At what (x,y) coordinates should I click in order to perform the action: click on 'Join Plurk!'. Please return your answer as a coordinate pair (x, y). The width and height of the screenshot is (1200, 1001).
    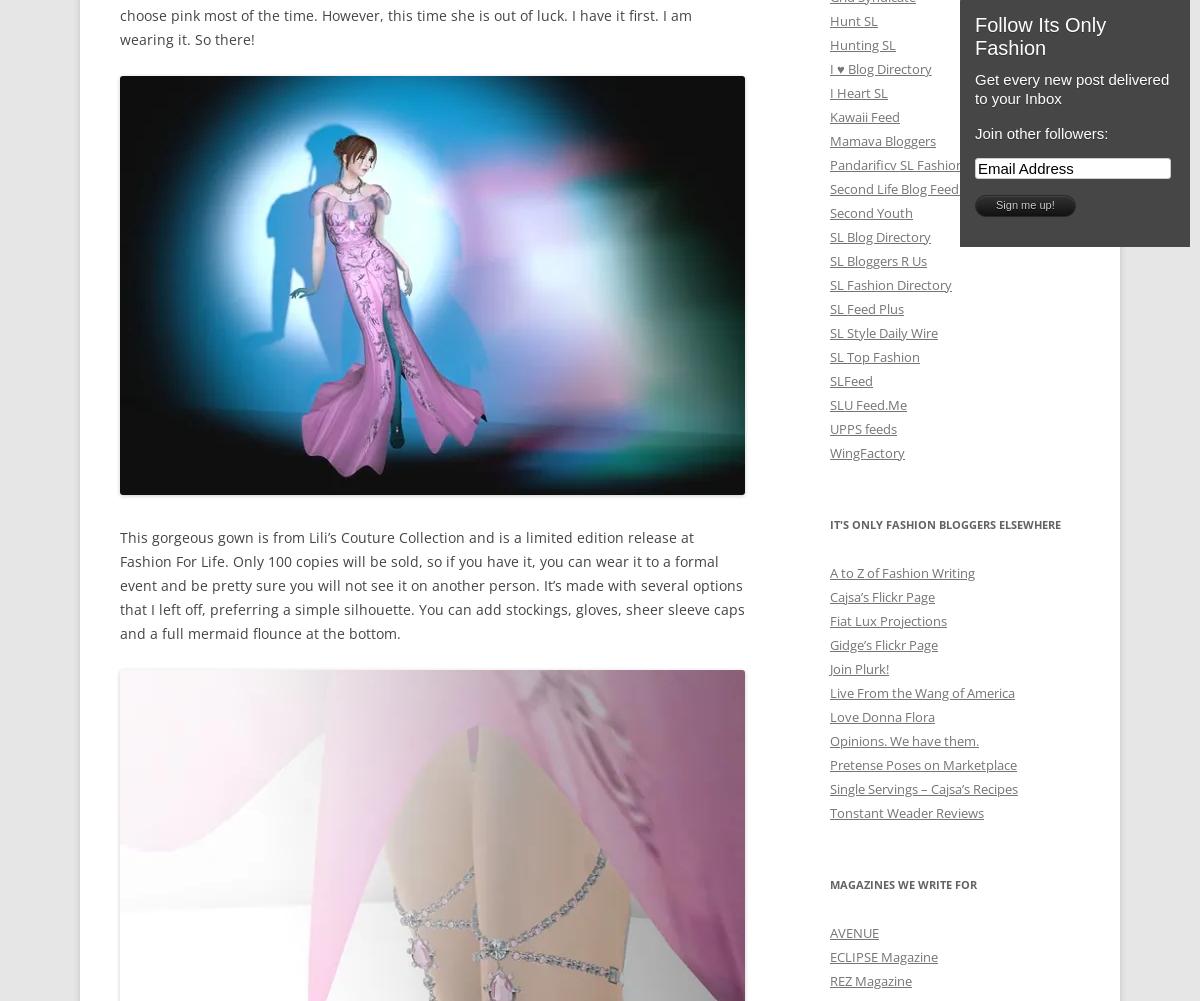
    Looking at the image, I should click on (829, 666).